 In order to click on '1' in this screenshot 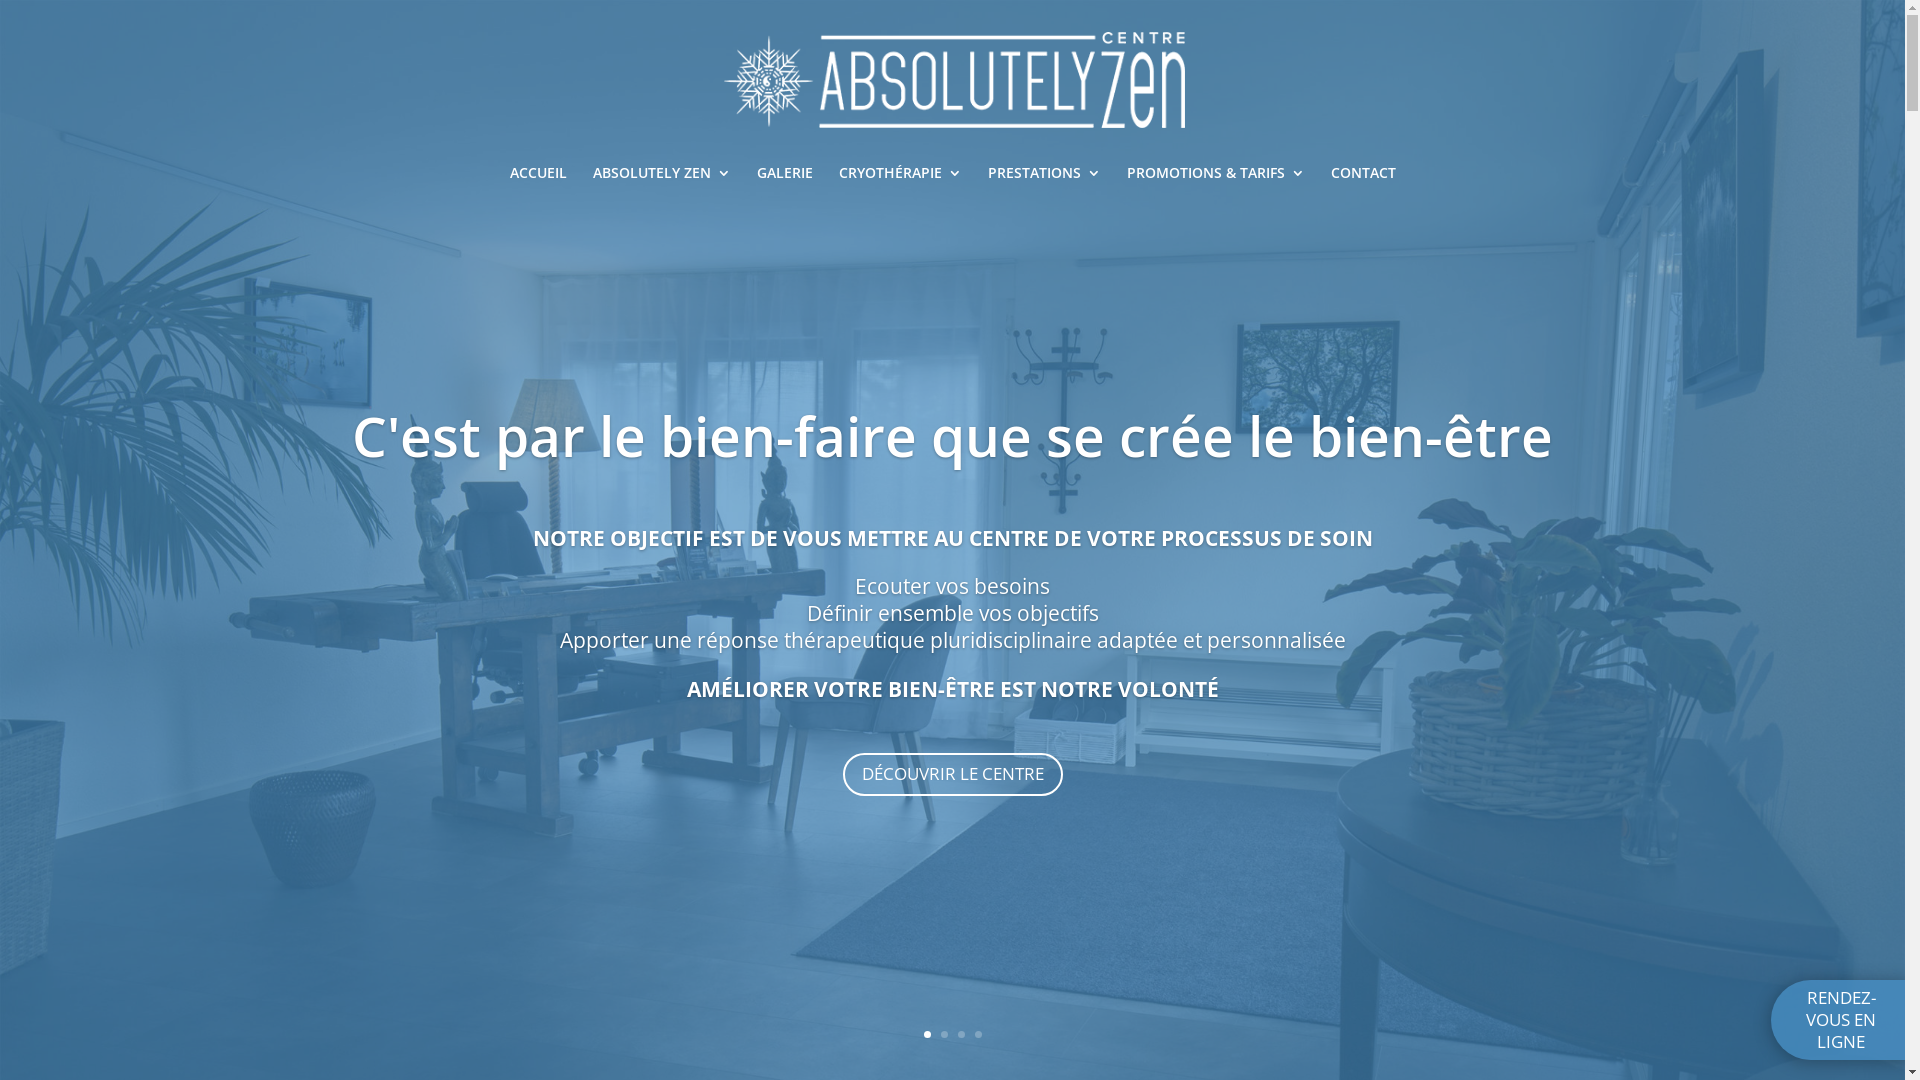, I will do `click(926, 1034)`.